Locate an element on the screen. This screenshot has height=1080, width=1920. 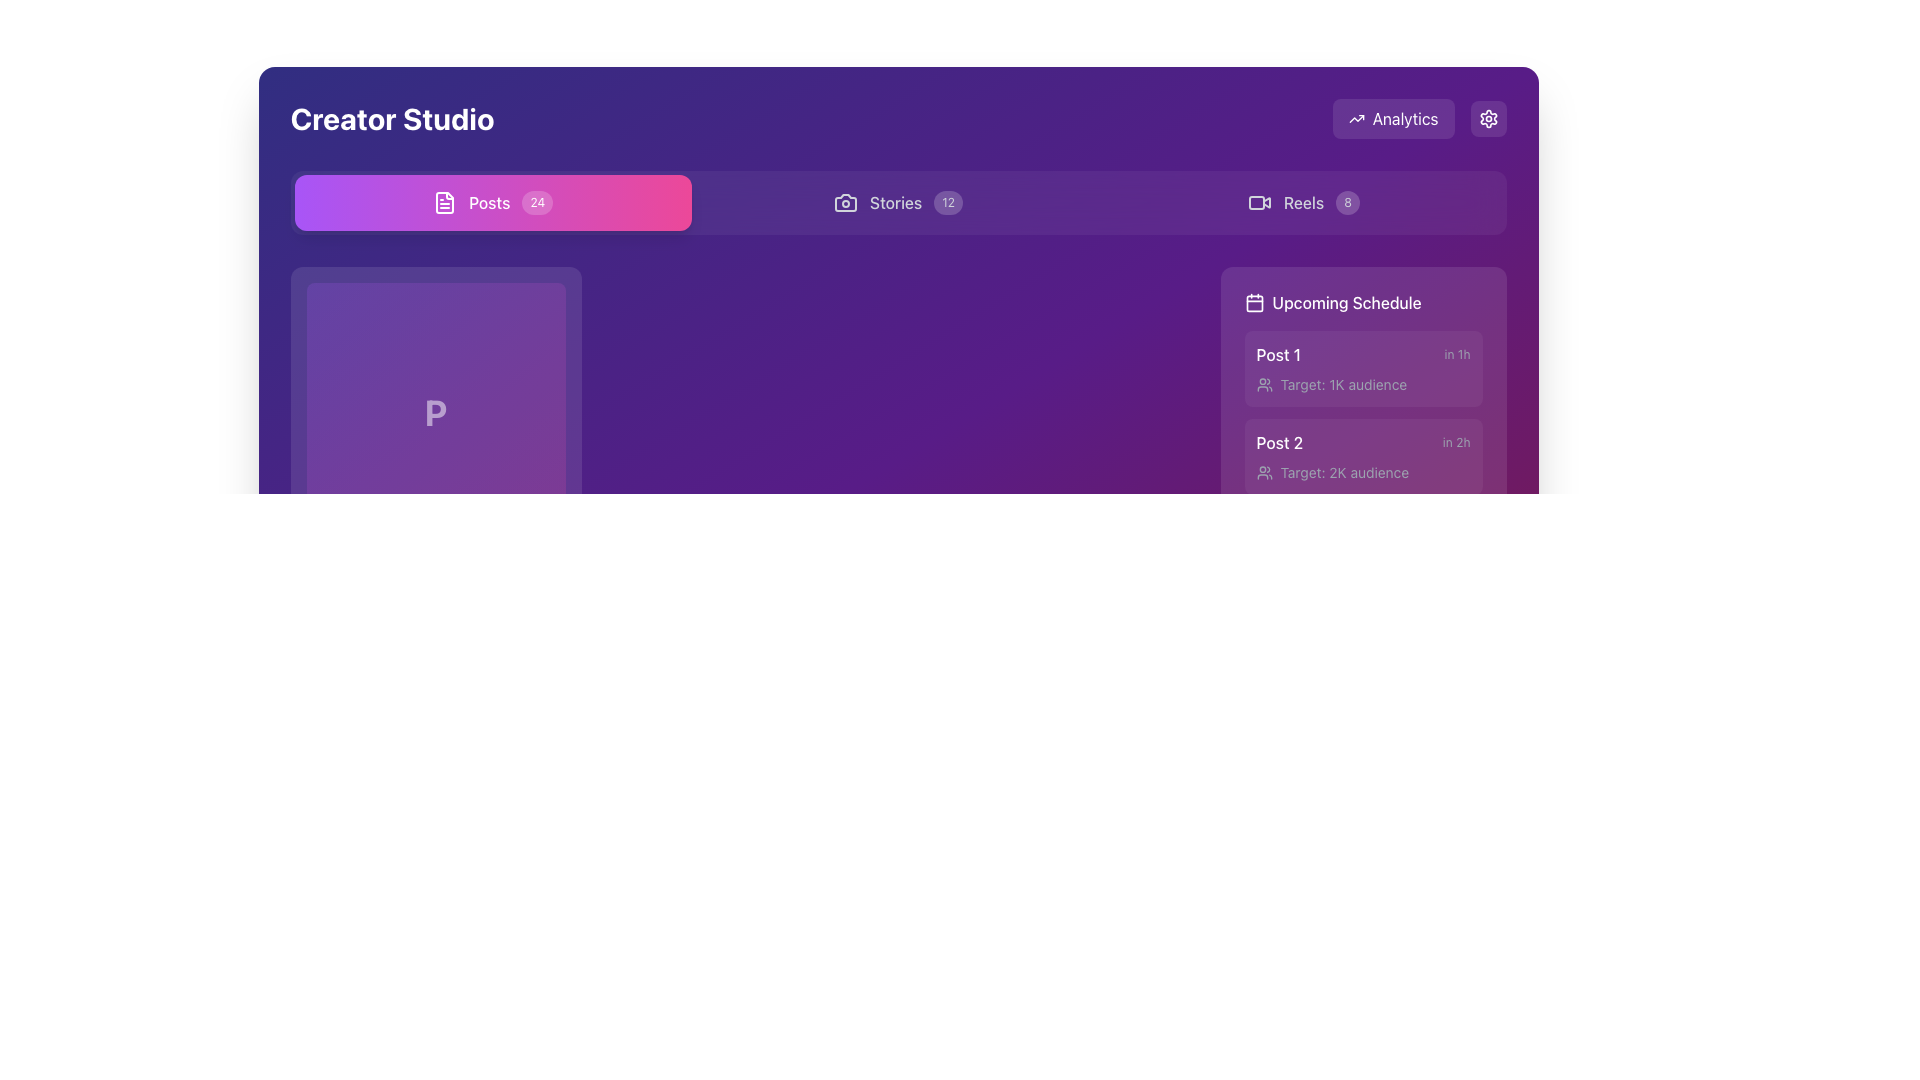
the main rectangular area of the calendar icon that signifies scheduling in the 'Upcoming Schedule' component is located at coordinates (1253, 303).